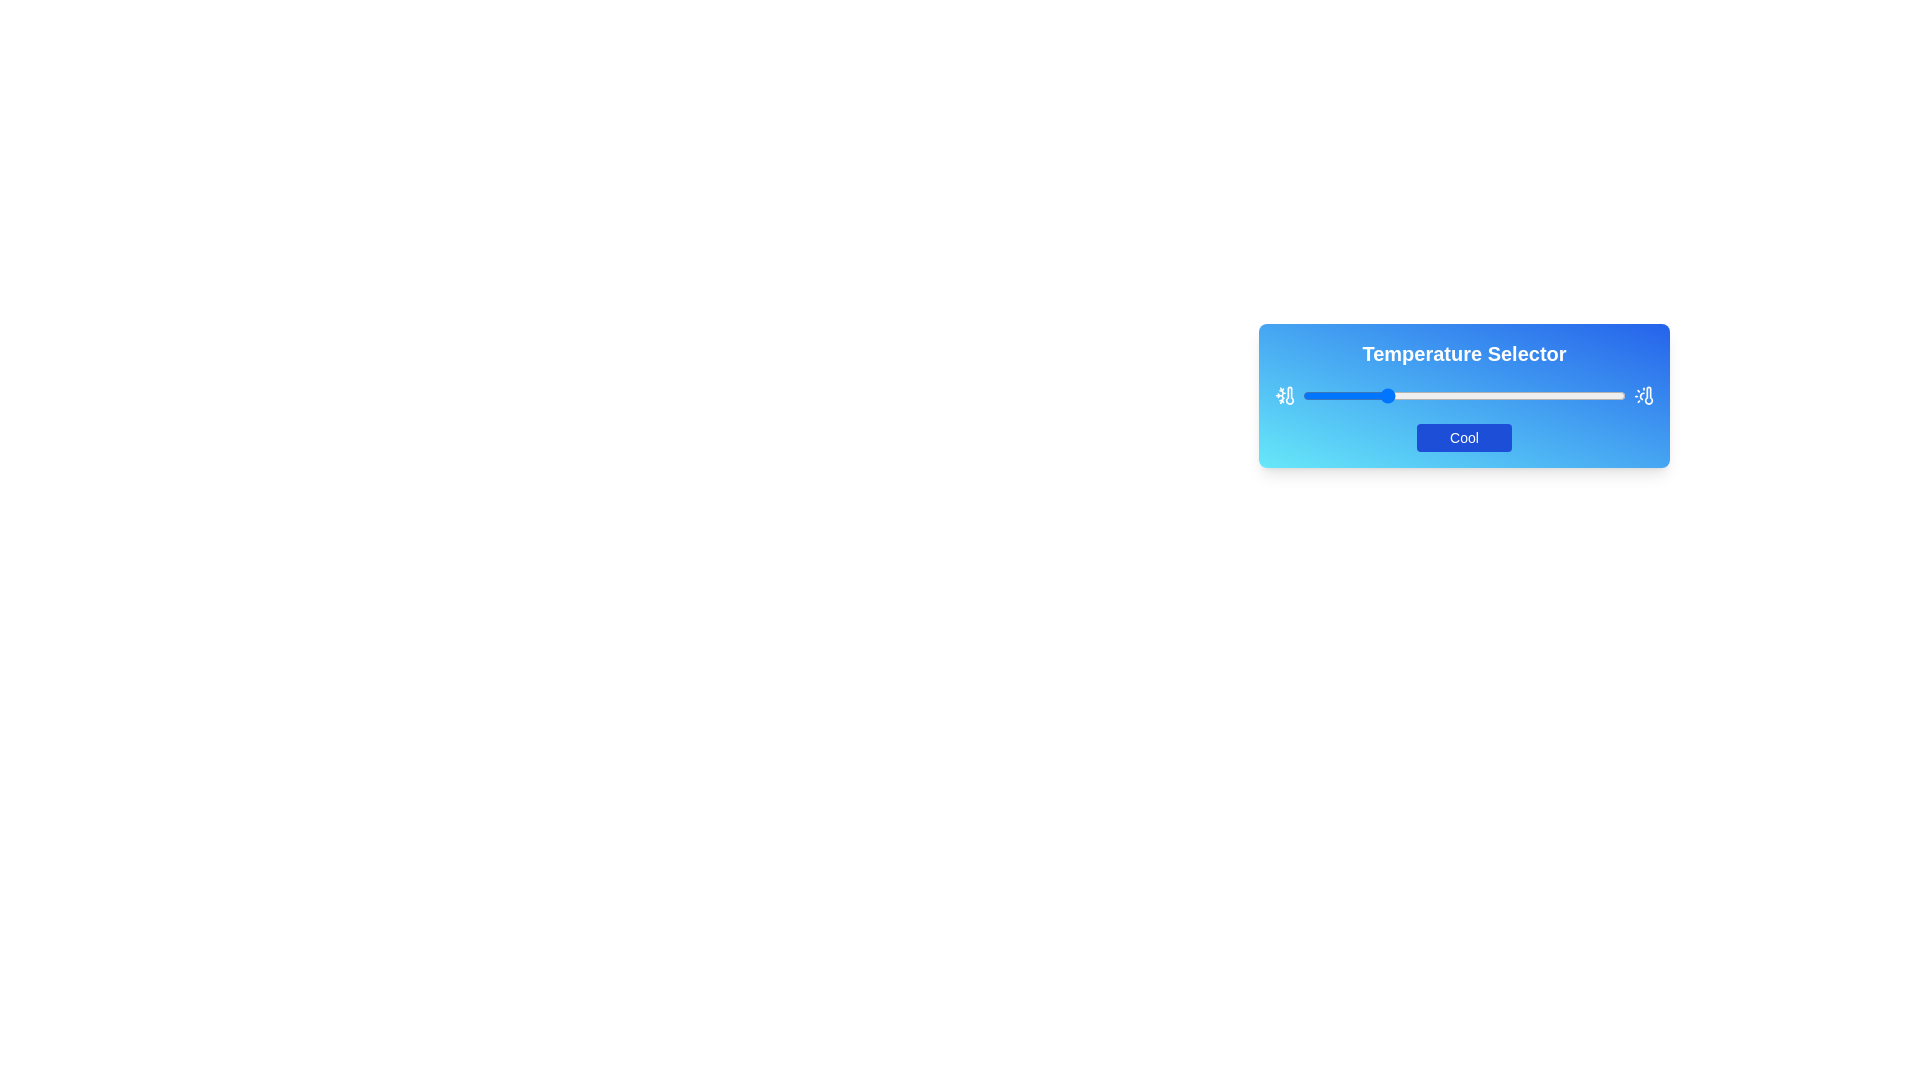 The height and width of the screenshot is (1080, 1920). I want to click on the slider to set the temperature to 58, so click(1490, 396).